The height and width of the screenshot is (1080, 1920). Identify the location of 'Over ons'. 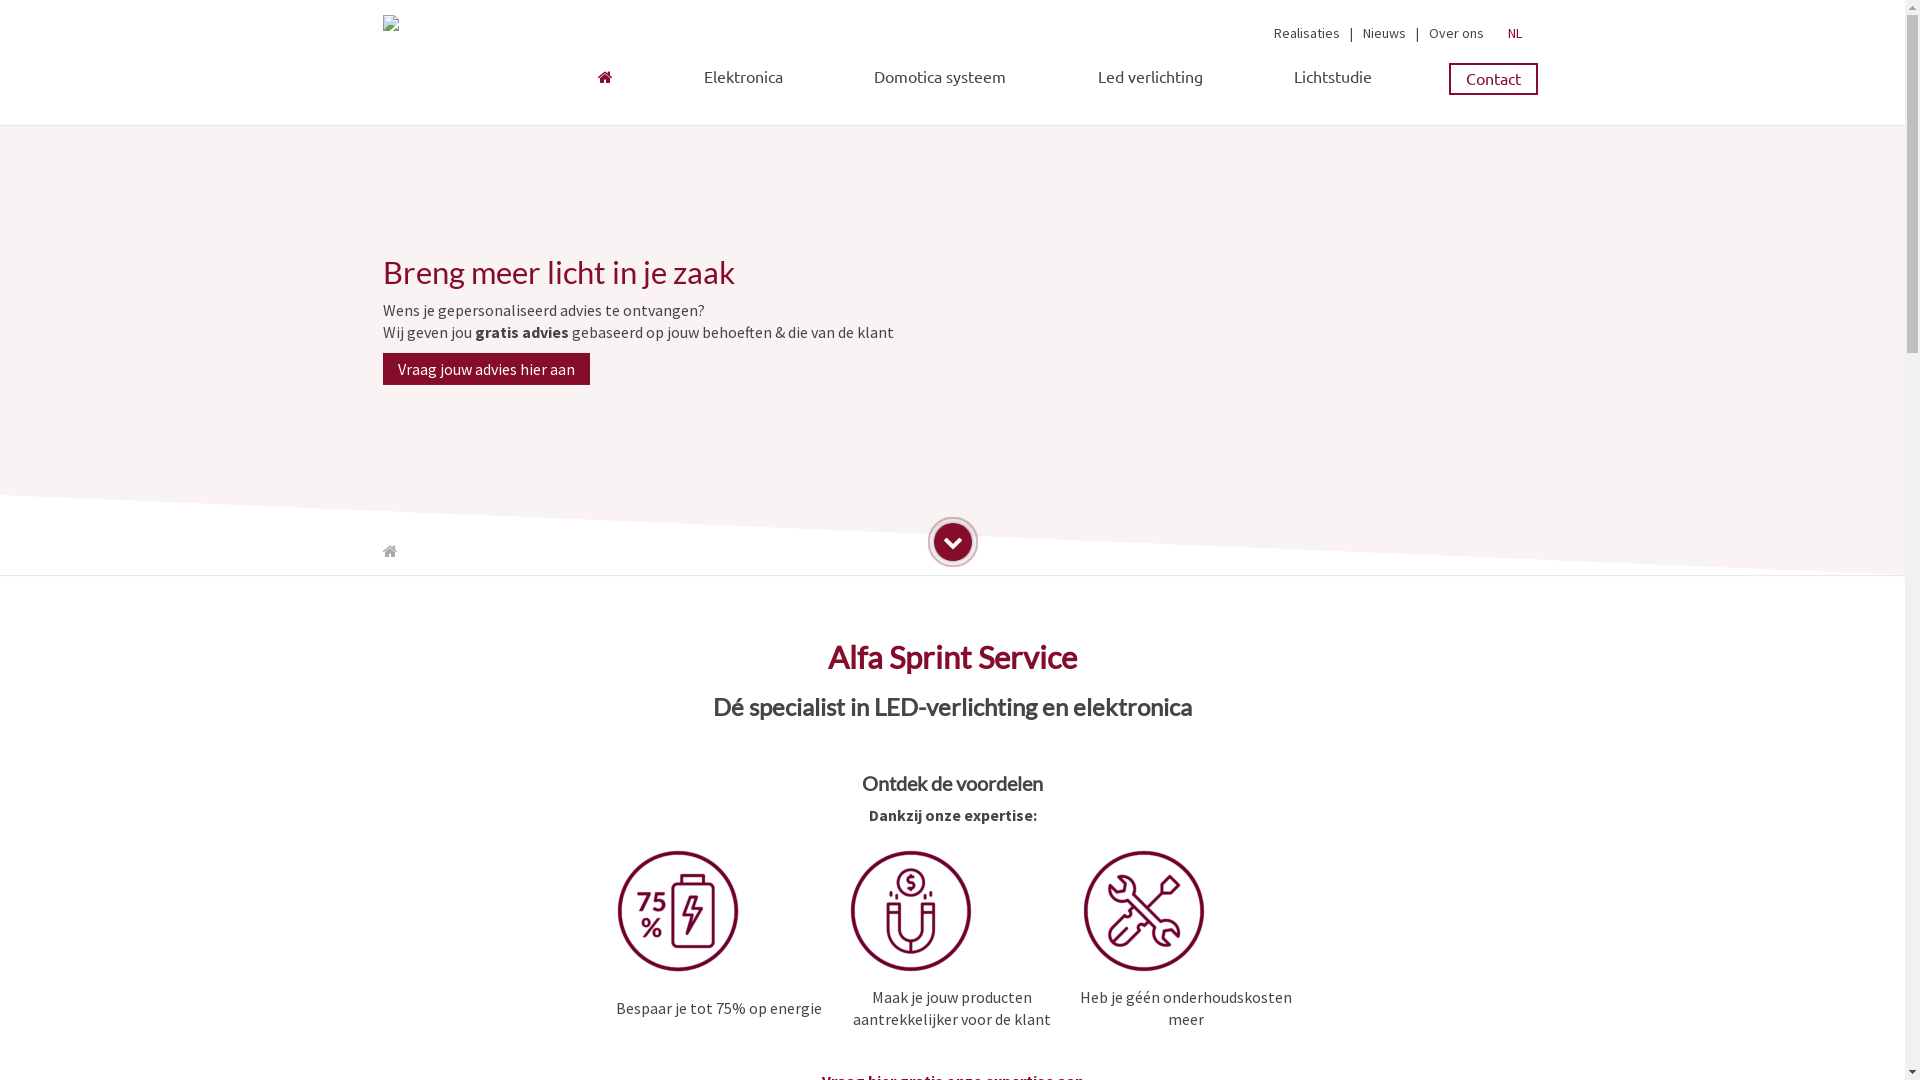
(1455, 33).